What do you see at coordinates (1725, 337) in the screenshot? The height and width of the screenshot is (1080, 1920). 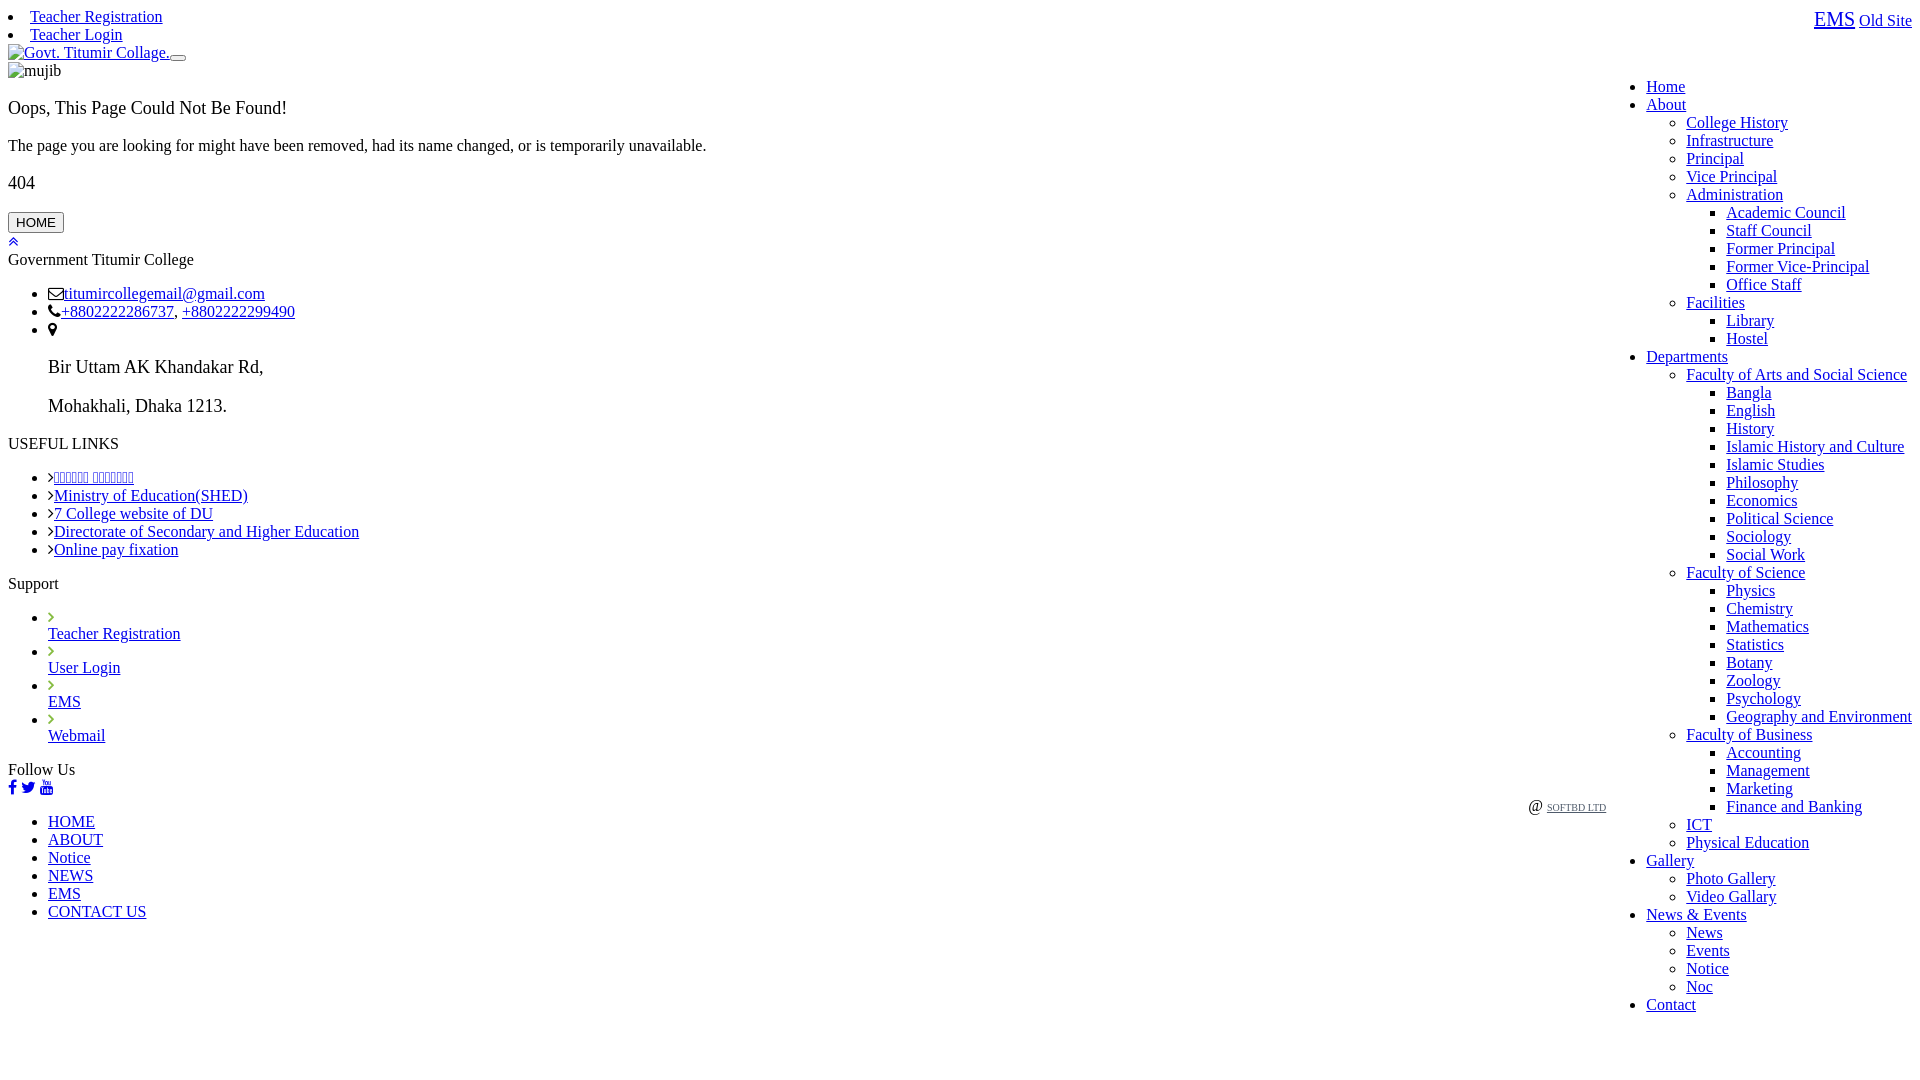 I see `'Hostel'` at bounding box center [1725, 337].